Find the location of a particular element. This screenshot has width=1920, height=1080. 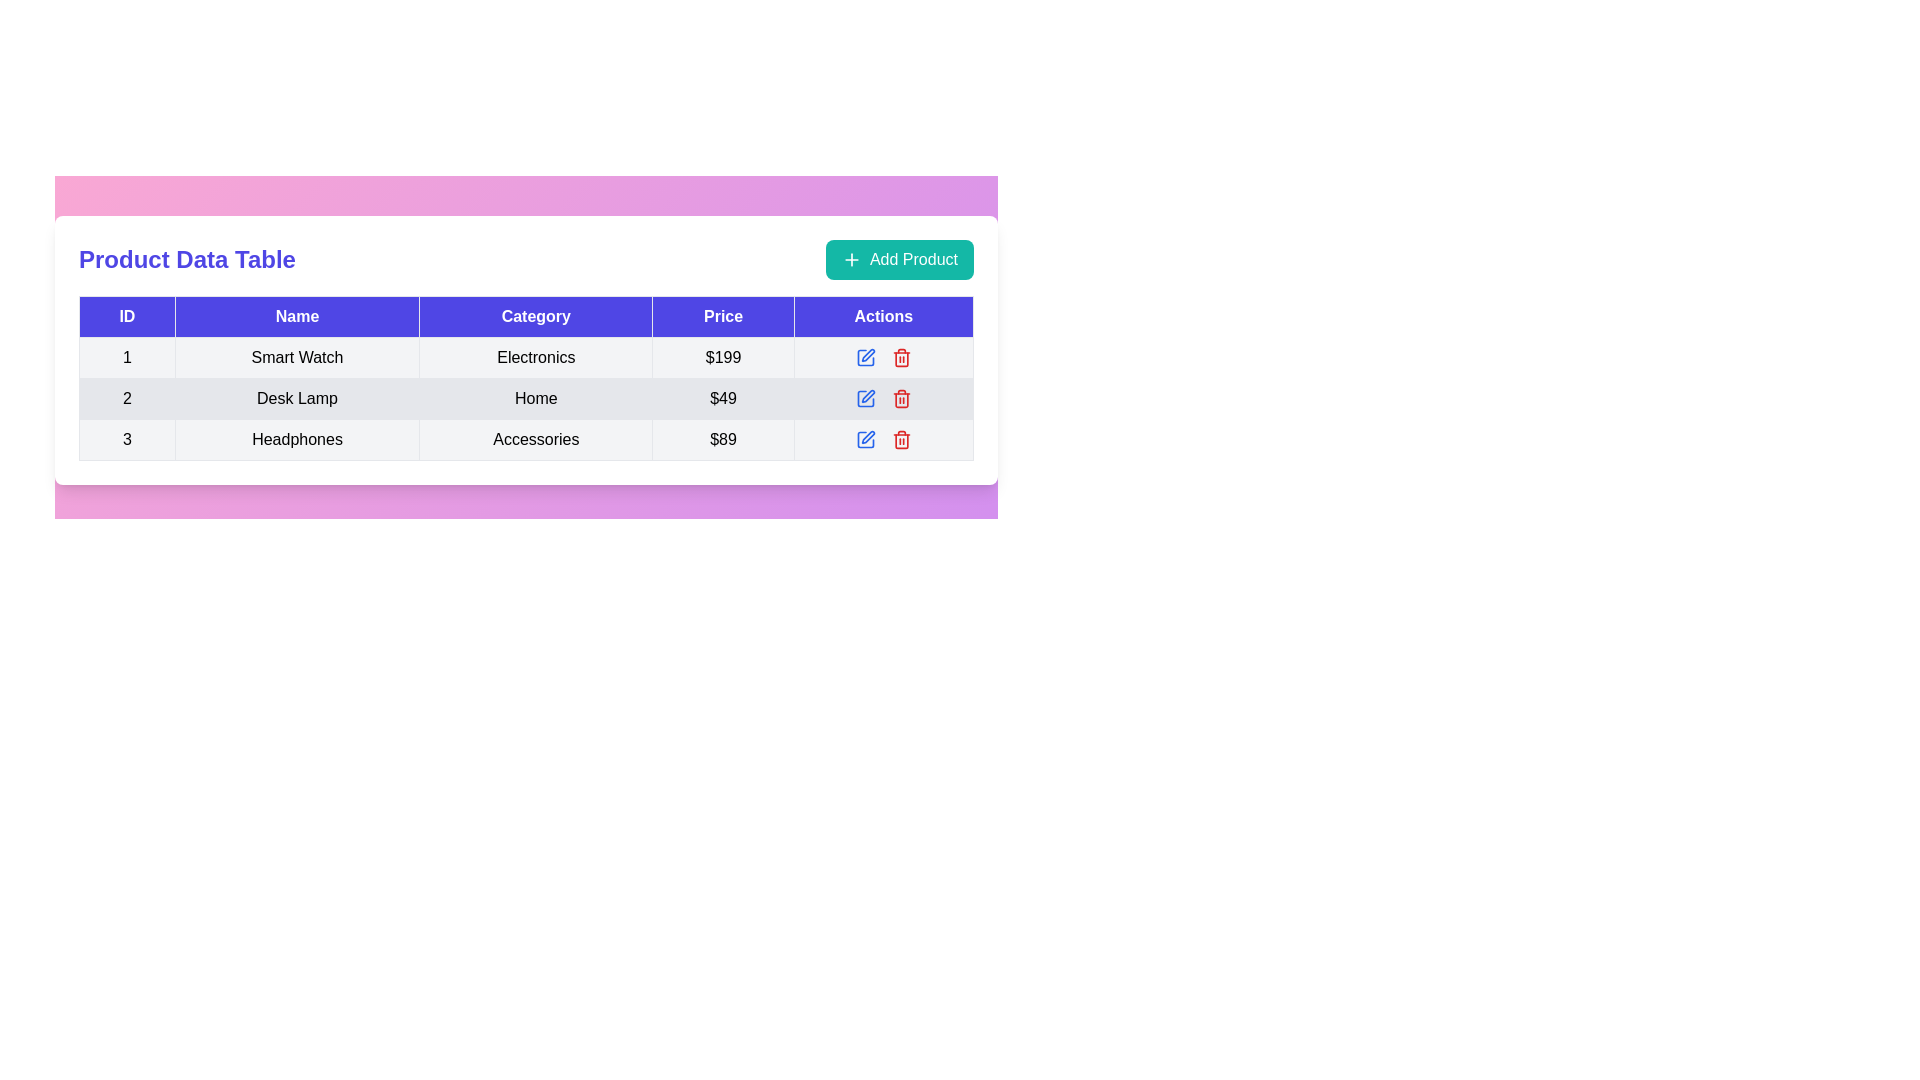

the text label displaying '$199' in the 'Price' column for the 'Smart Watch' product entry in the data table is located at coordinates (722, 357).